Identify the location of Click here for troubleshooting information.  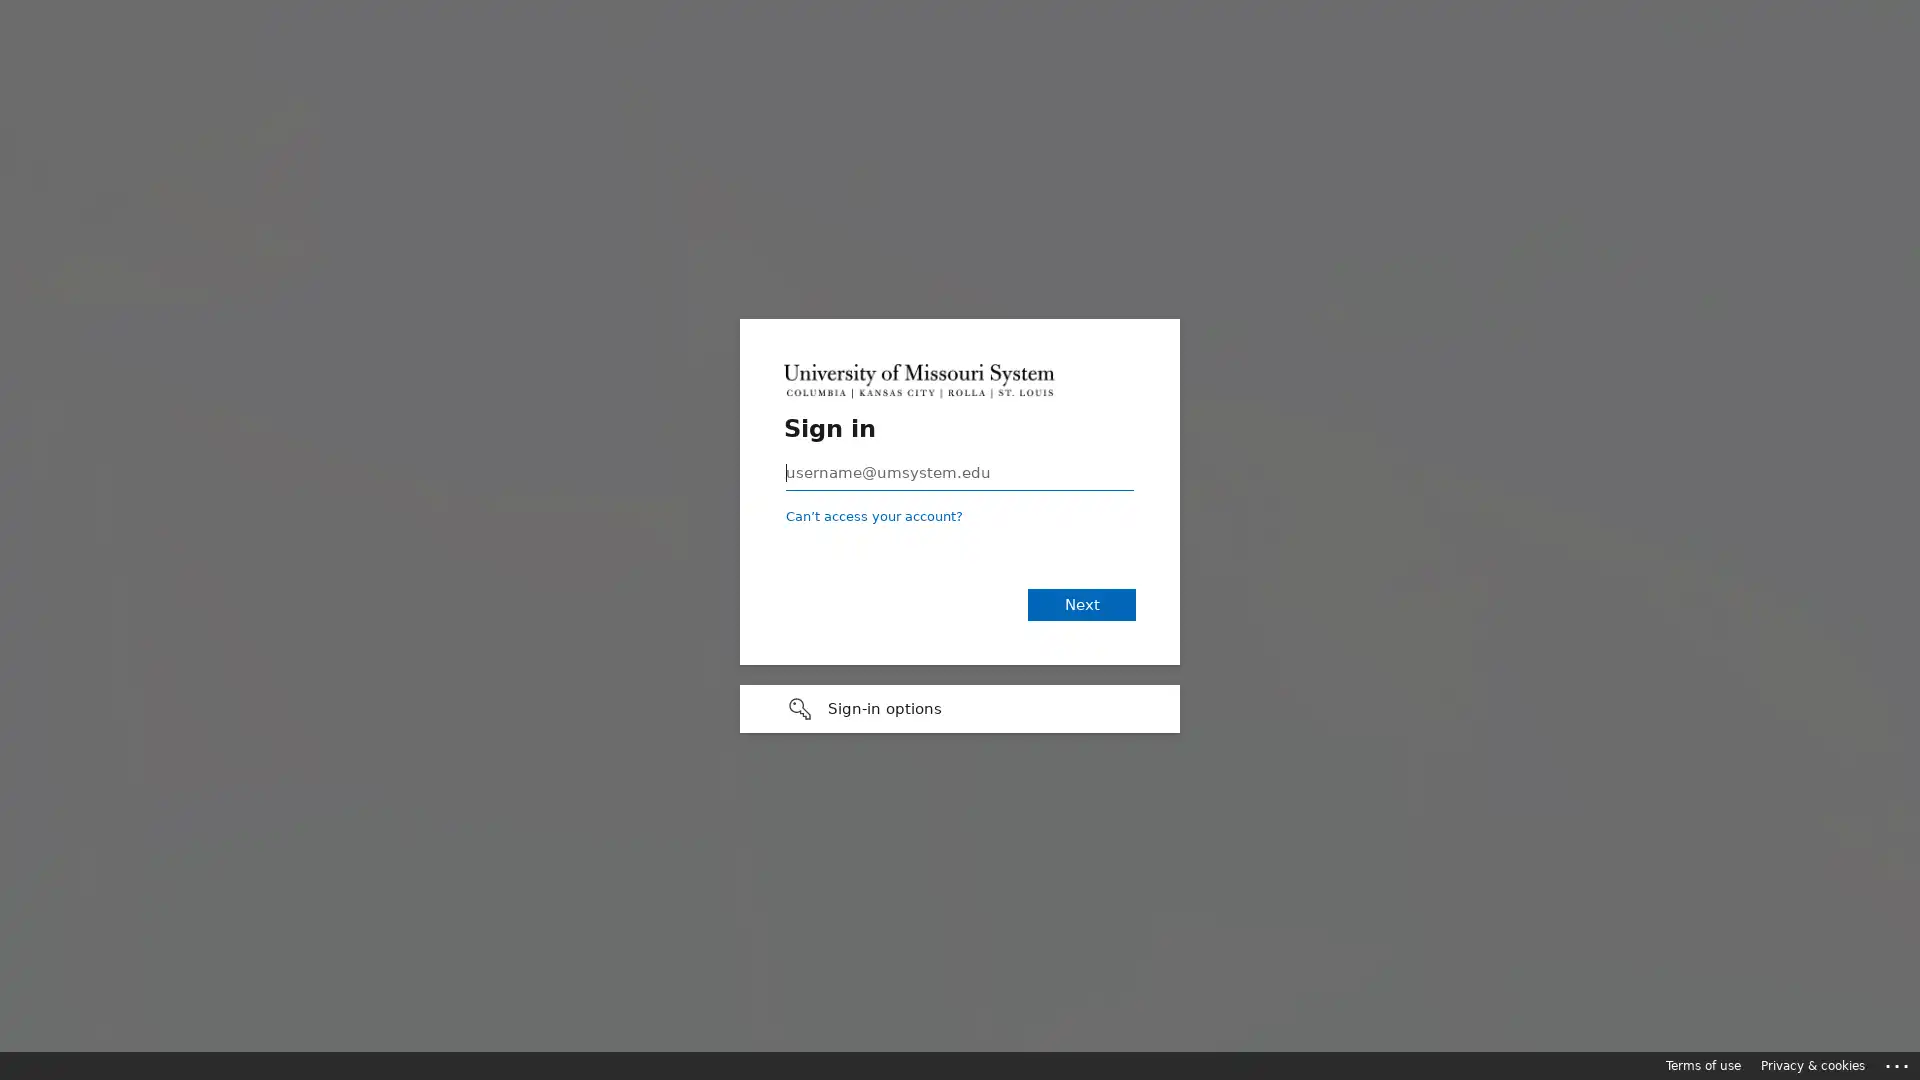
(1897, 1062).